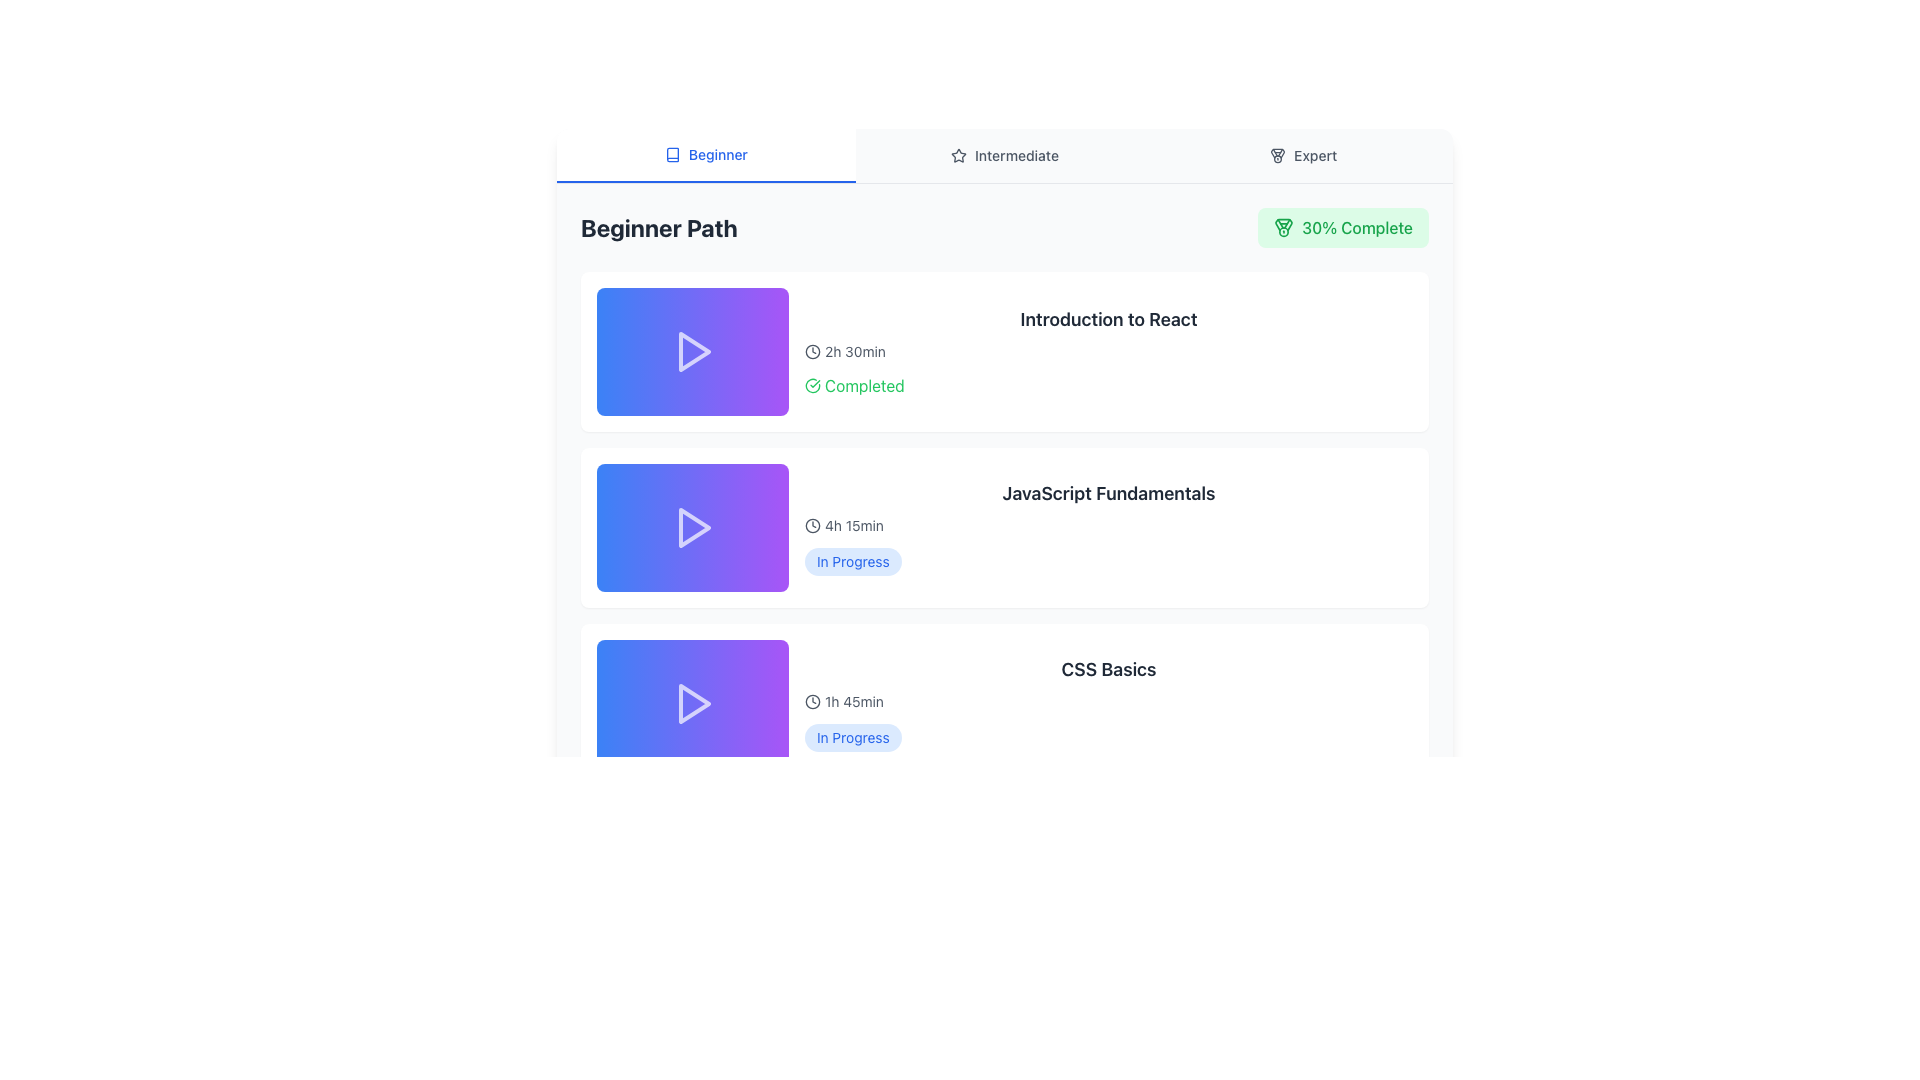  Describe the element at coordinates (1107, 670) in the screenshot. I see `the text label representing the course 'CSS Basics', which is located in the third card of the course module list, positioned below 'JavaScript Fundamentals'` at that location.